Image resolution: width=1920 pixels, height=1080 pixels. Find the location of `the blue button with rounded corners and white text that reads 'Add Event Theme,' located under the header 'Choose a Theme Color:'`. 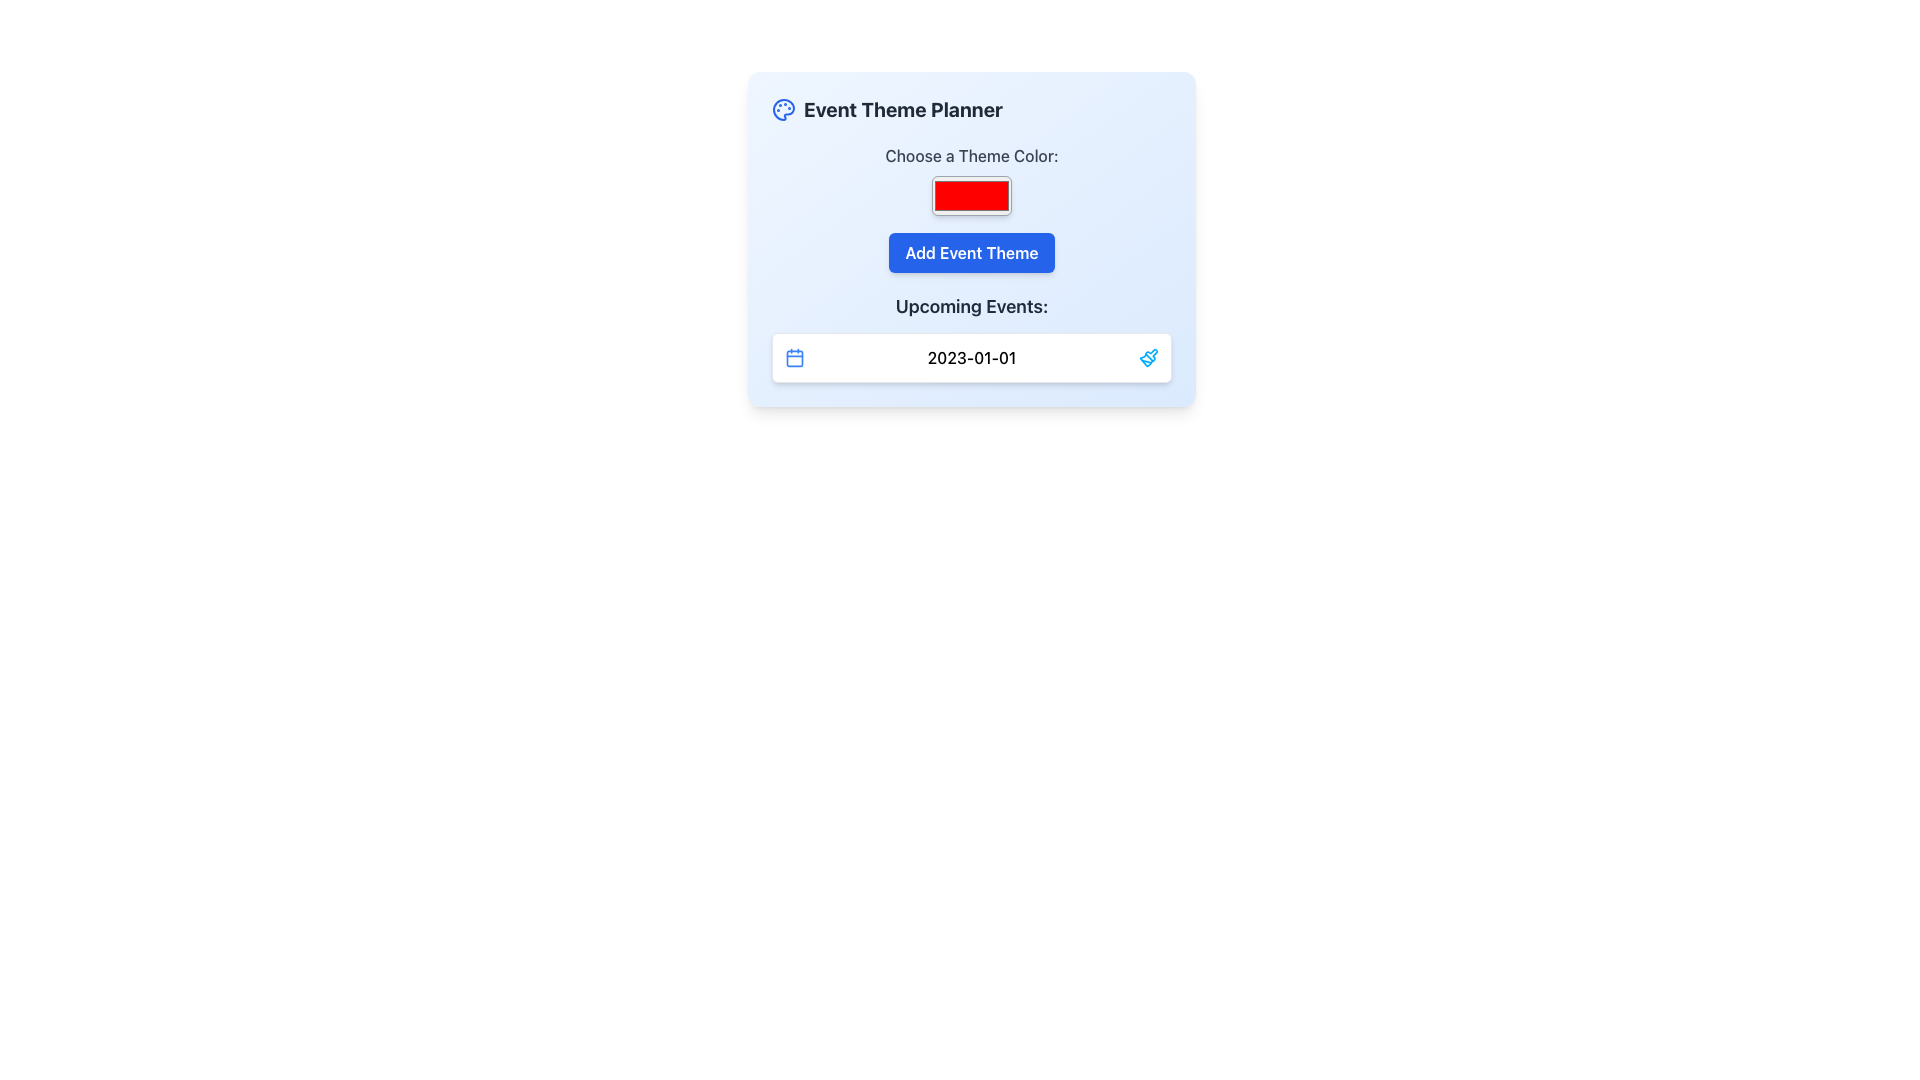

the blue button with rounded corners and white text that reads 'Add Event Theme,' located under the header 'Choose a Theme Color:' is located at coordinates (971, 252).